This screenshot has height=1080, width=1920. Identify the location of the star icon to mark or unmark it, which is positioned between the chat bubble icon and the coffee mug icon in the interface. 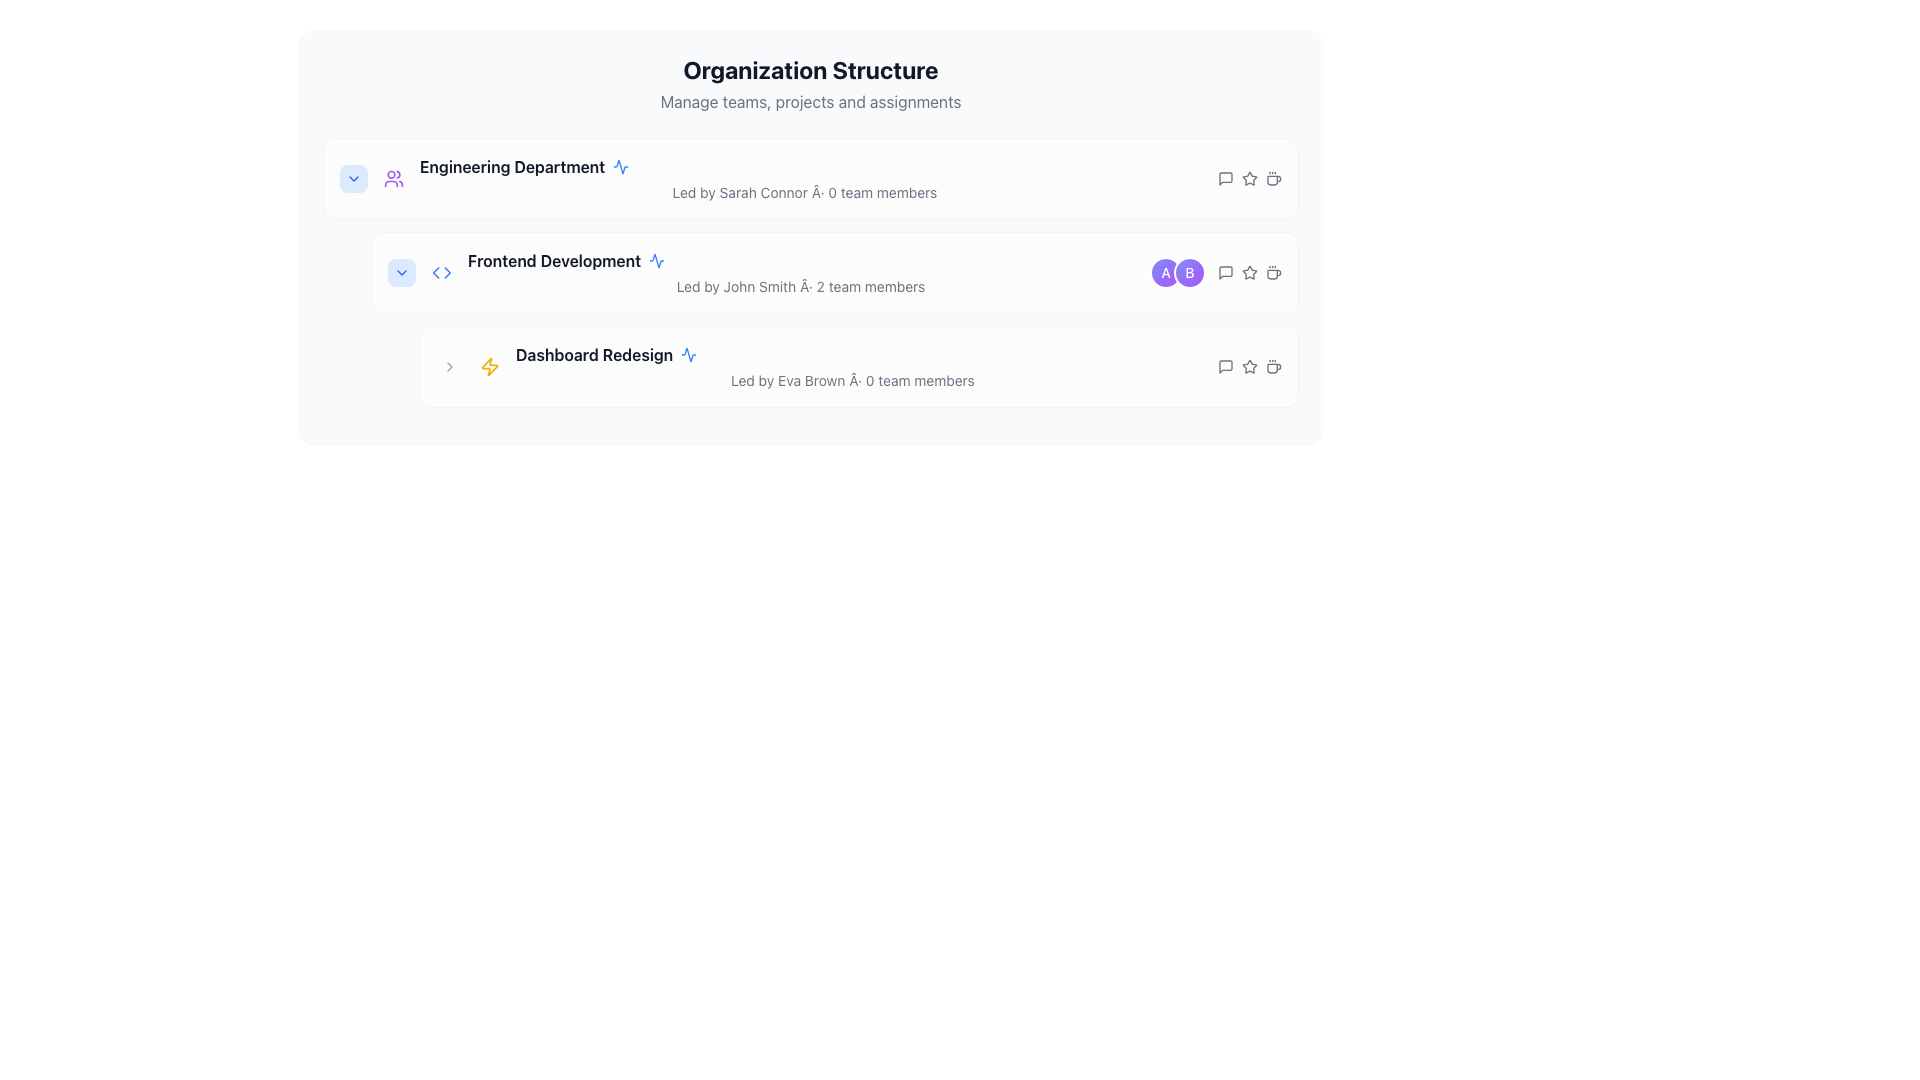
(1248, 177).